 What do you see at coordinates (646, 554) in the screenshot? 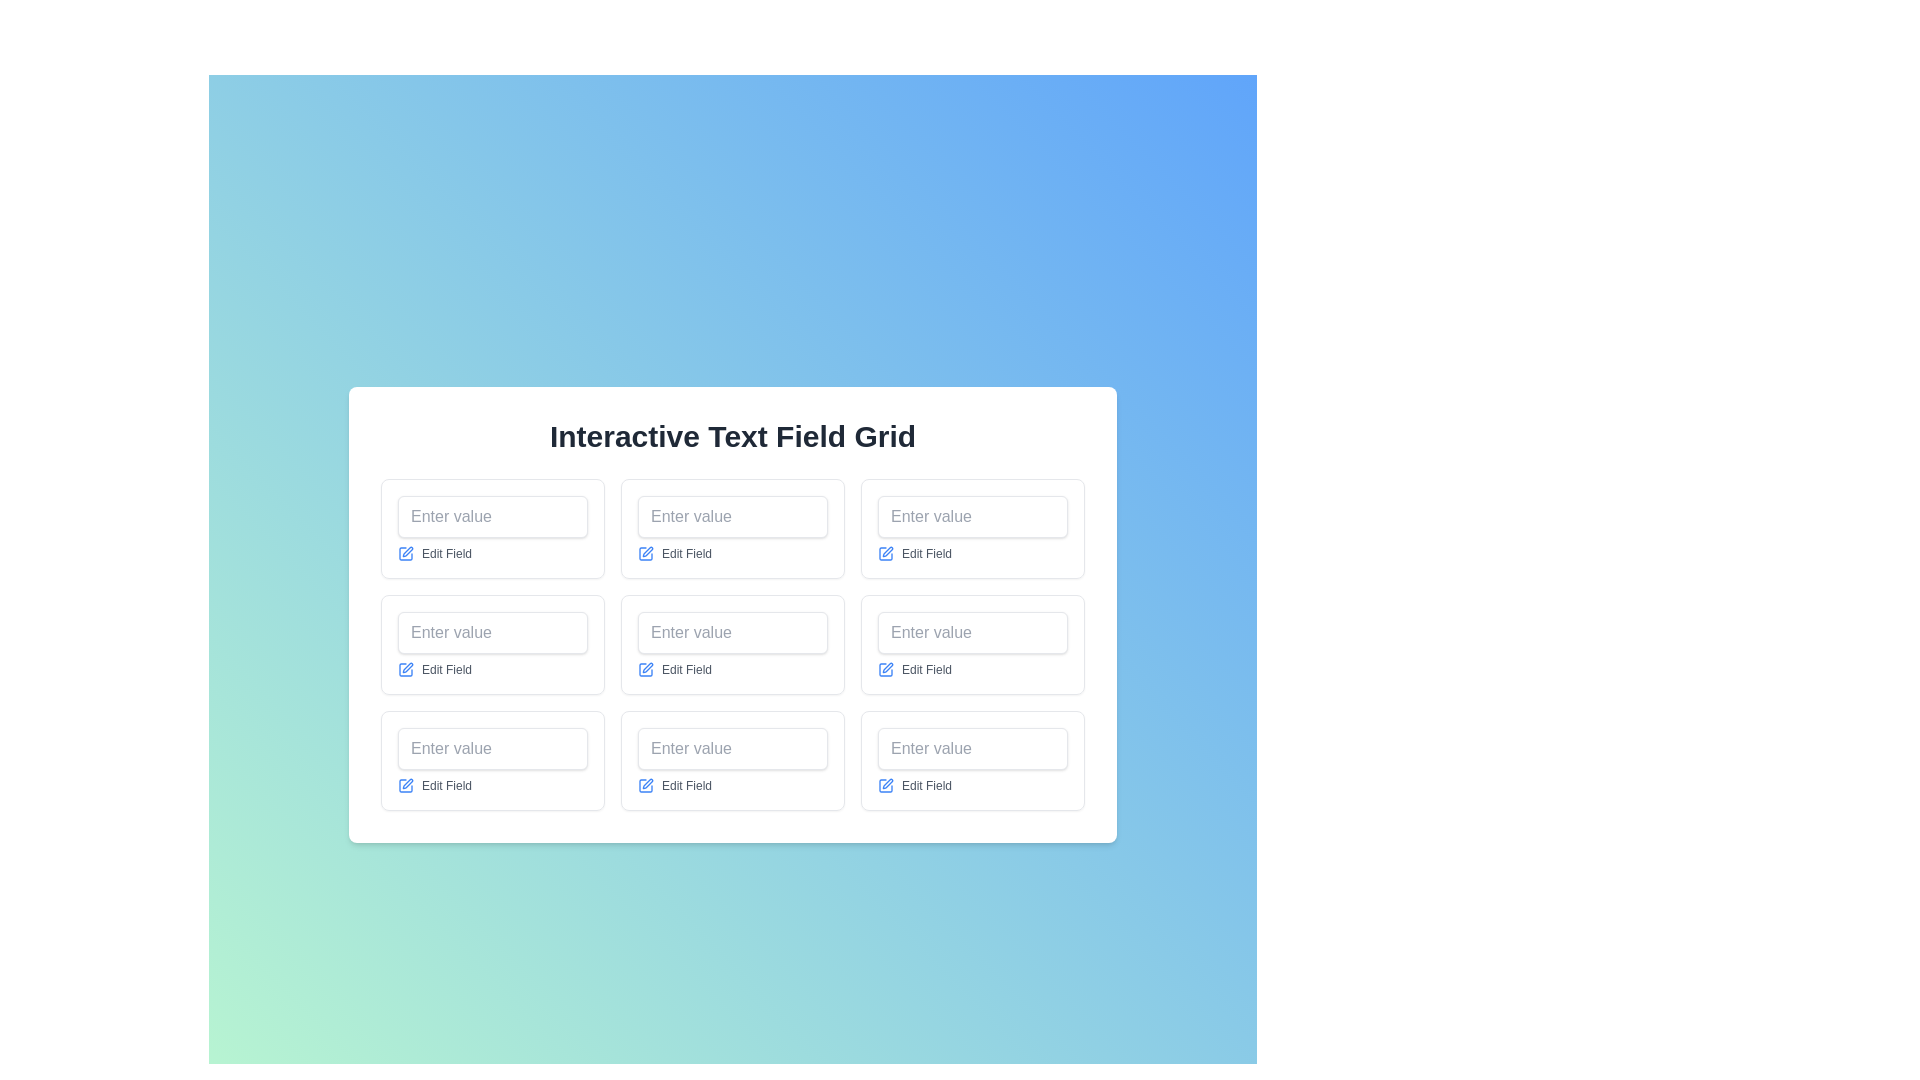
I see `the small blue square pen icon located to the left of the 'Edit Field' text to initiate an edit action` at bounding box center [646, 554].